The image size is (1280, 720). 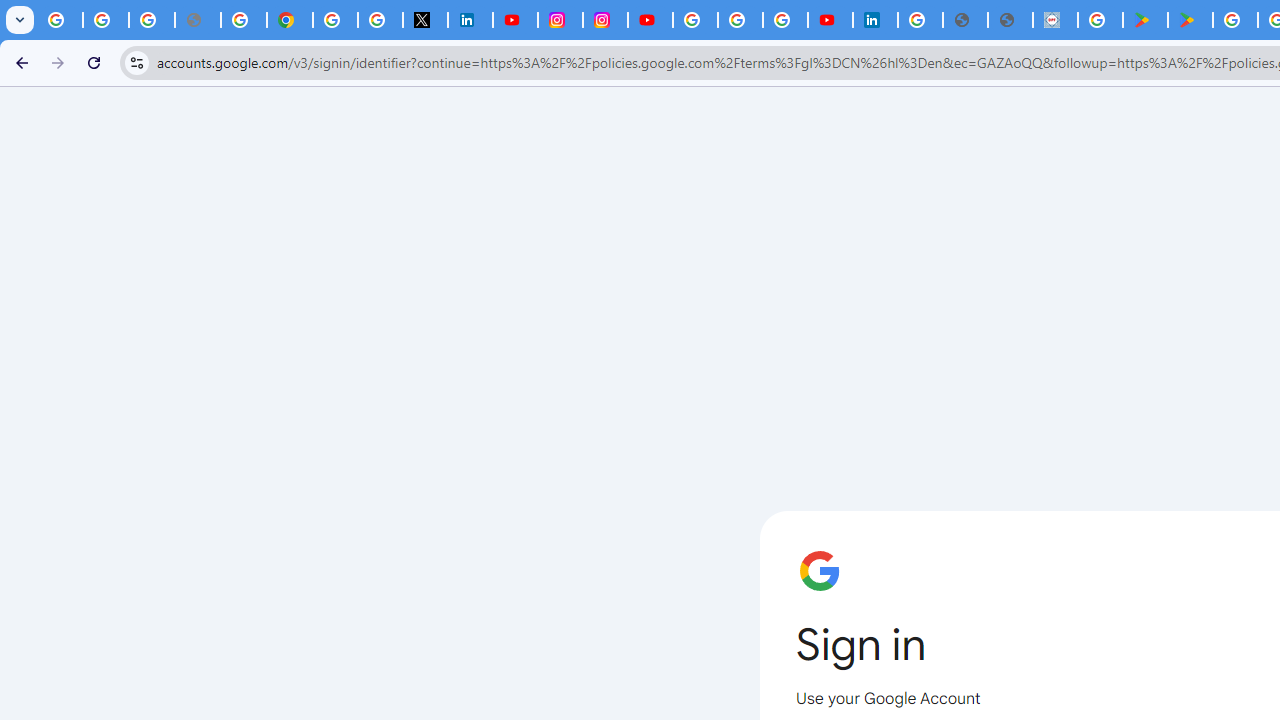 I want to click on 'Android Apps on Google Play', so click(x=1145, y=20).